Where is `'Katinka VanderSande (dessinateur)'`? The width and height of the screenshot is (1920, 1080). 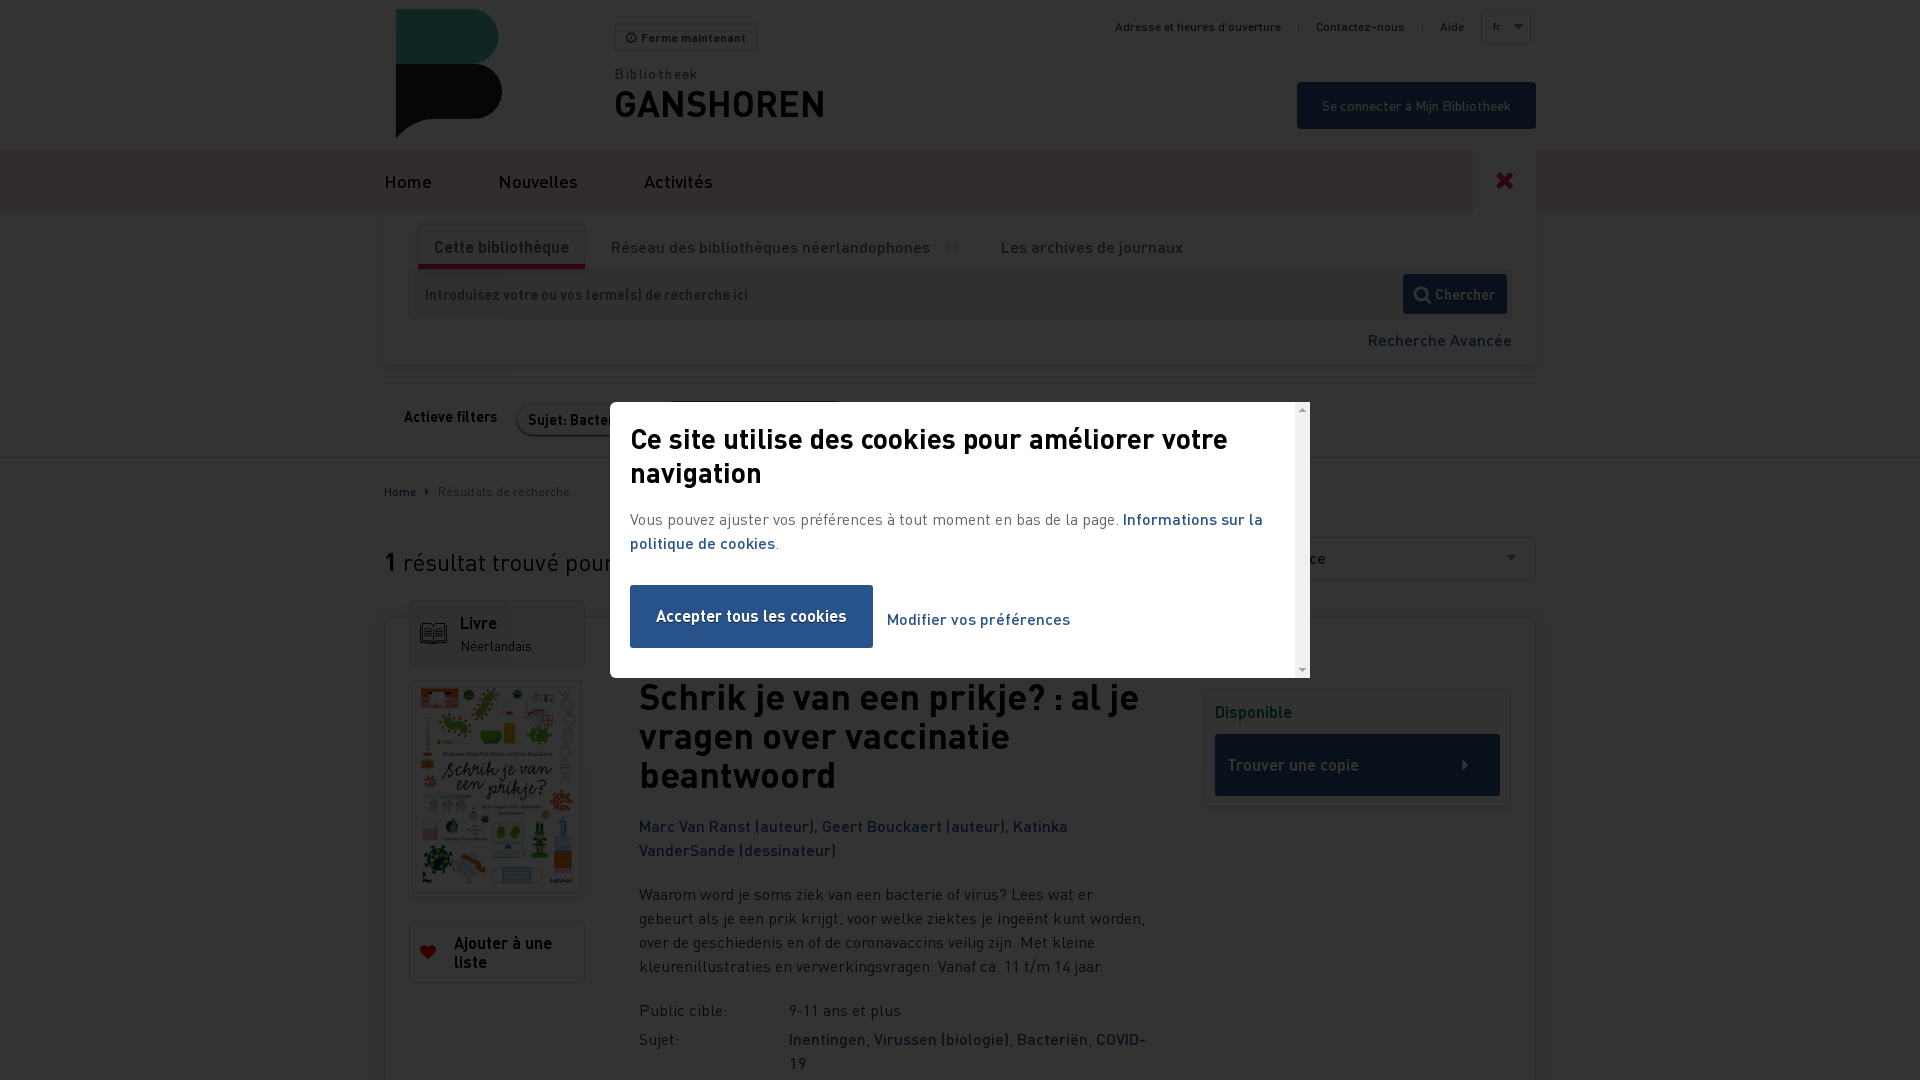 'Katinka VanderSande (dessinateur)' is located at coordinates (853, 837).